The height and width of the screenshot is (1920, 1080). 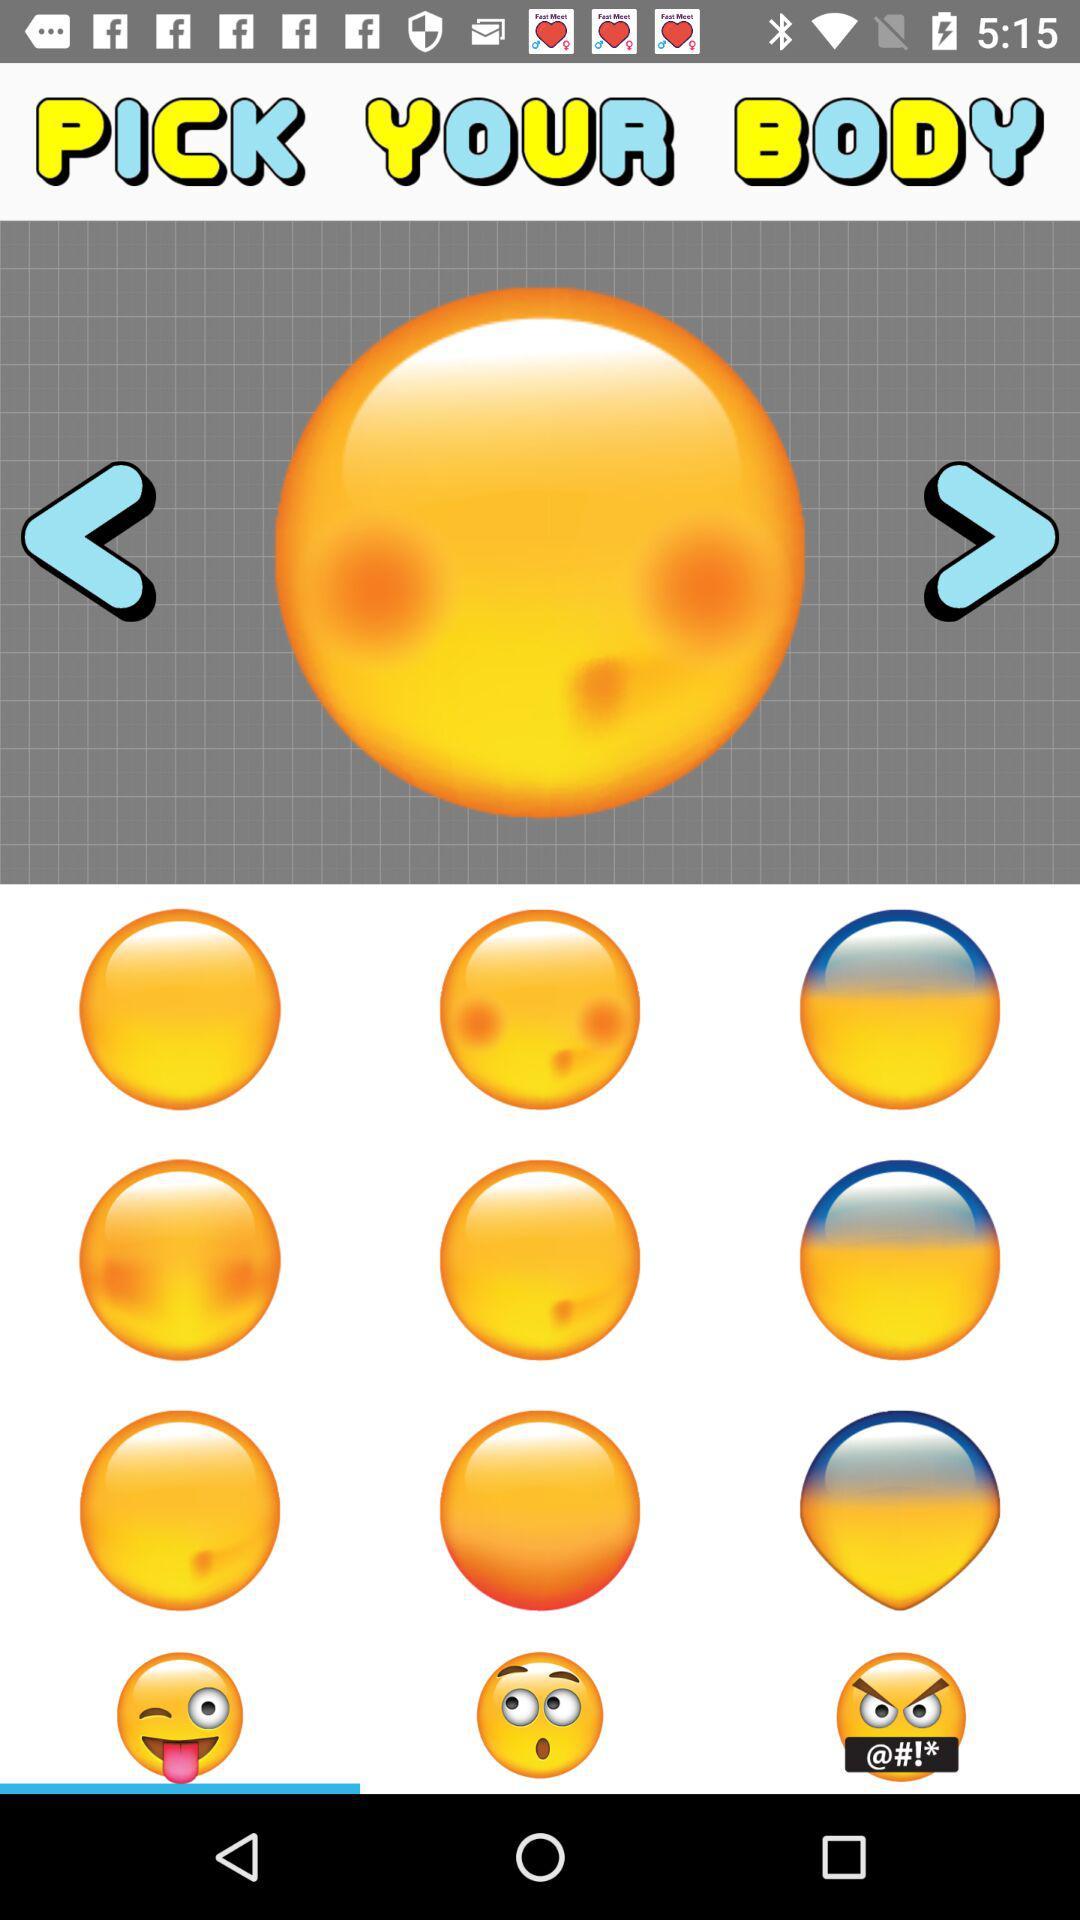 I want to click on back your body on button, so click(x=898, y=1258).